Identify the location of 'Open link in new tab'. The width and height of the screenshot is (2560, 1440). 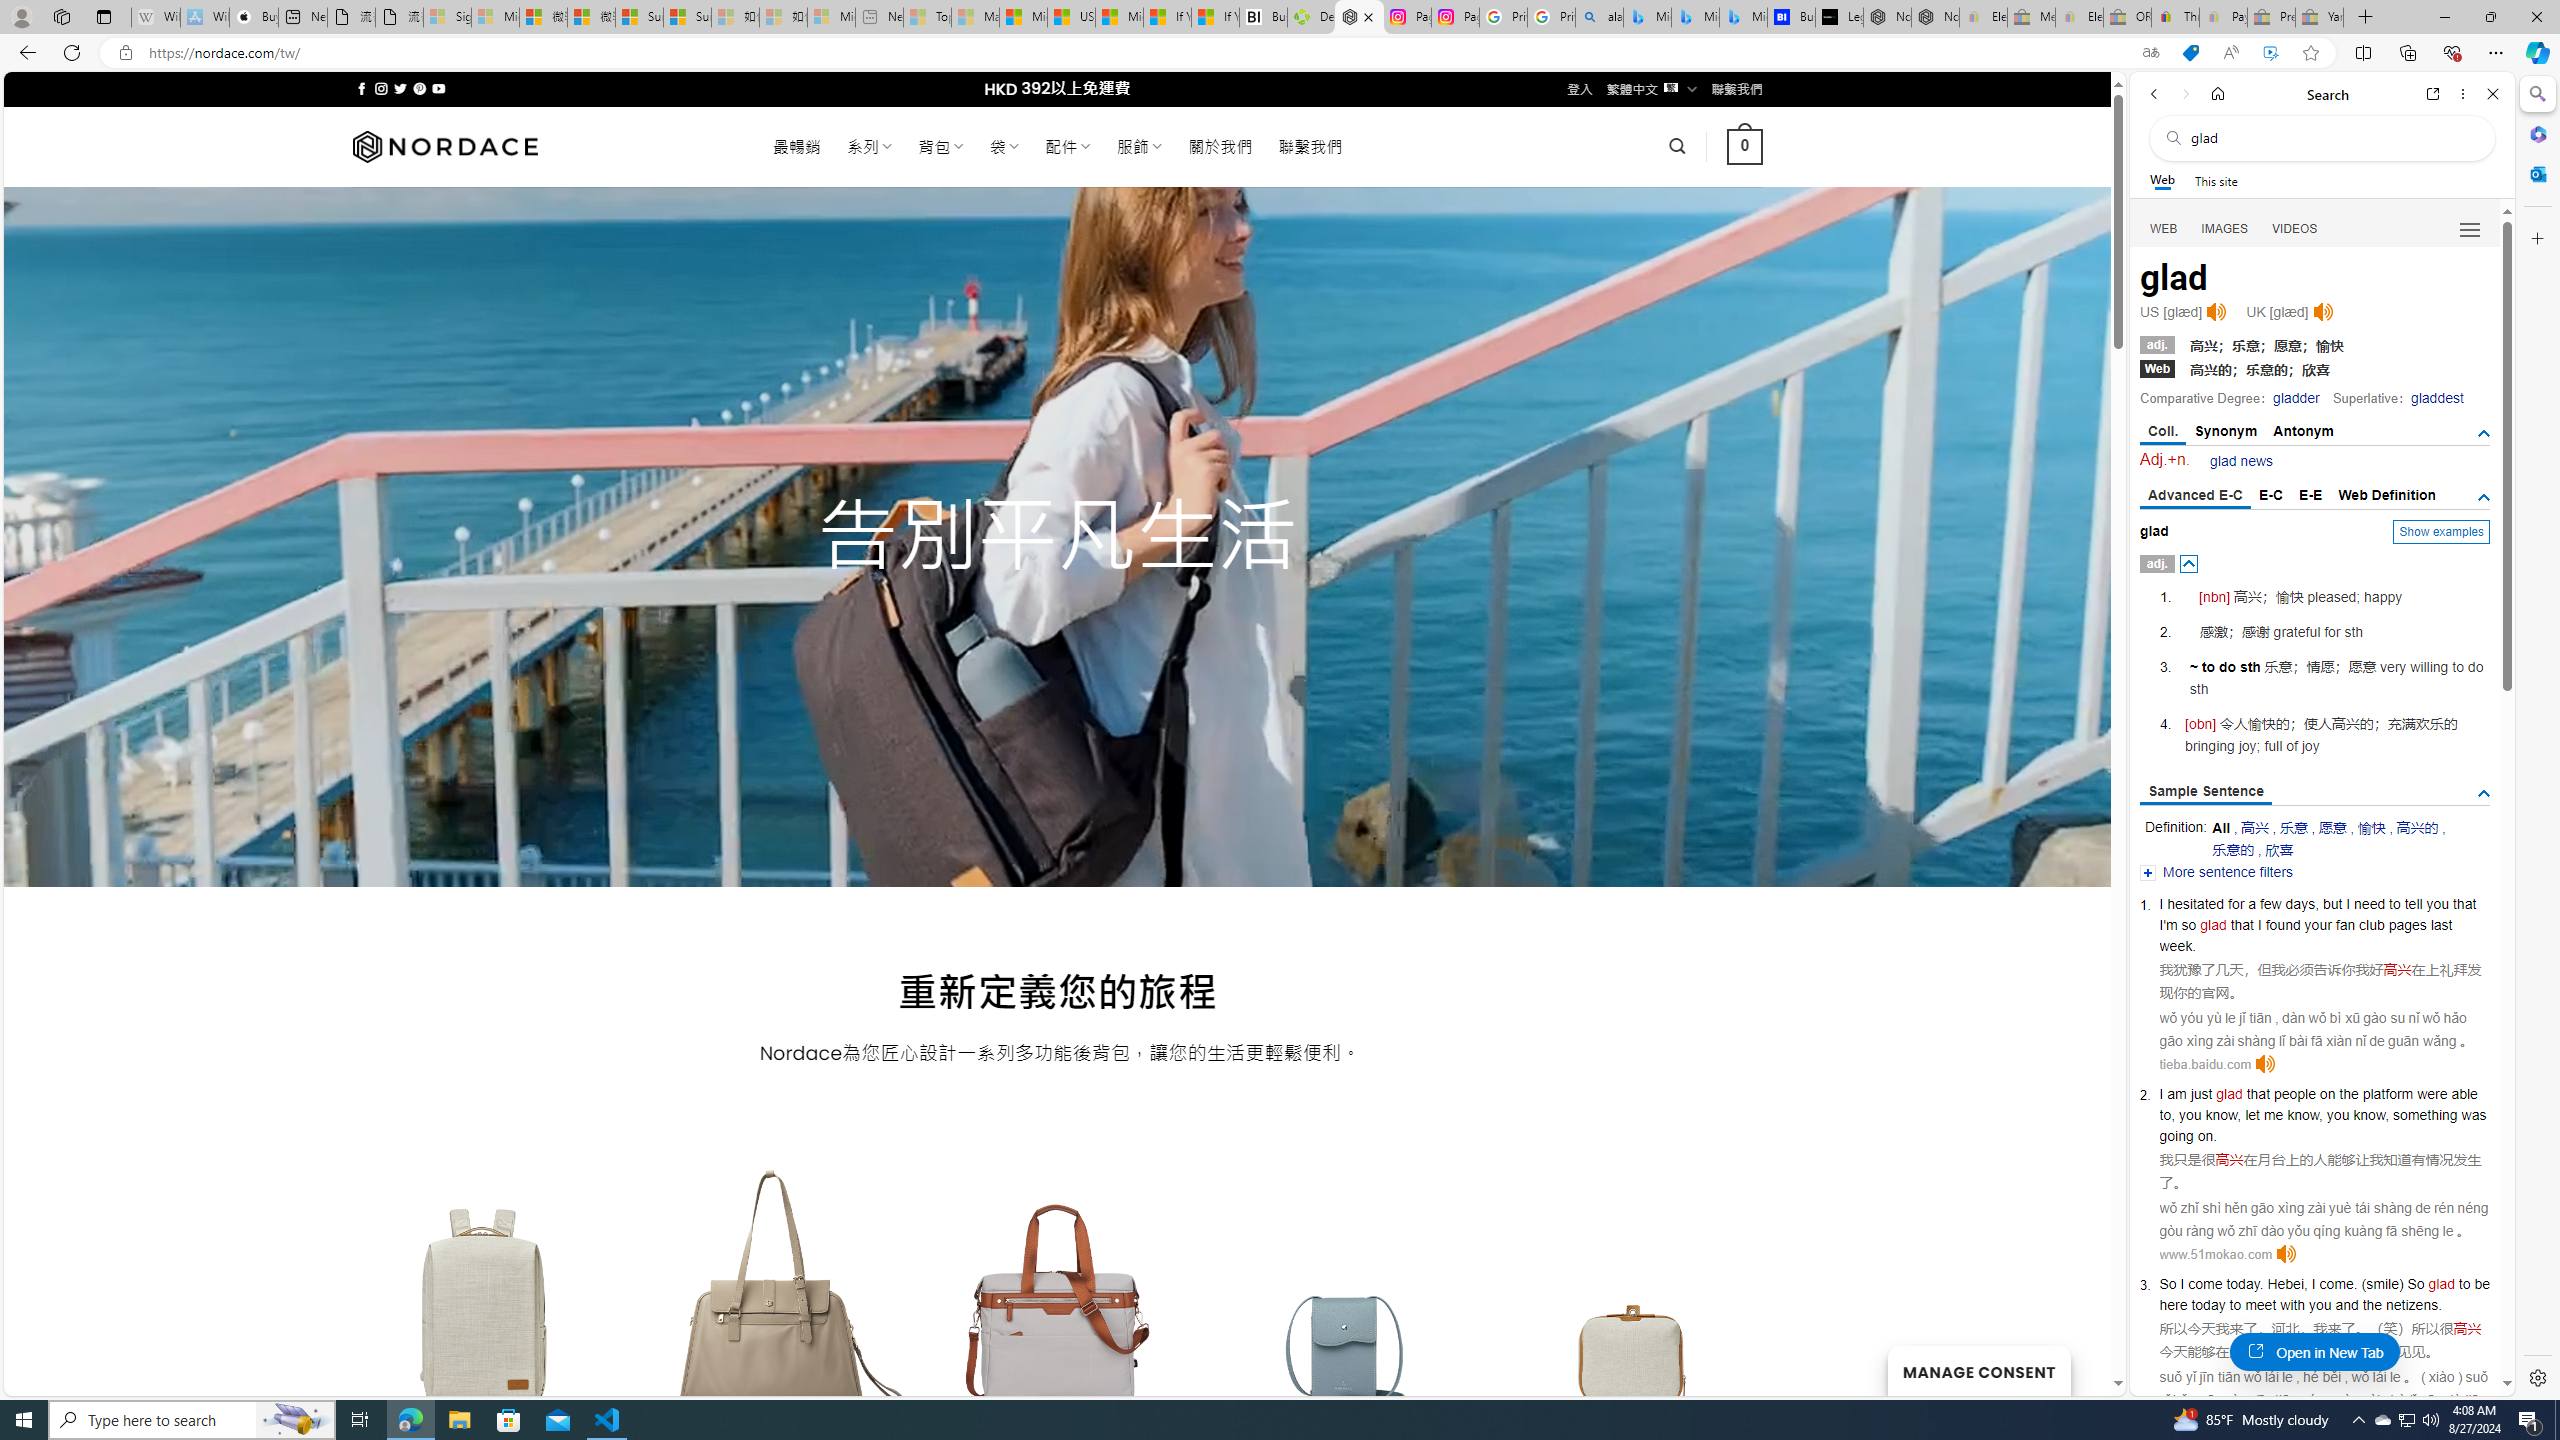
(2433, 93).